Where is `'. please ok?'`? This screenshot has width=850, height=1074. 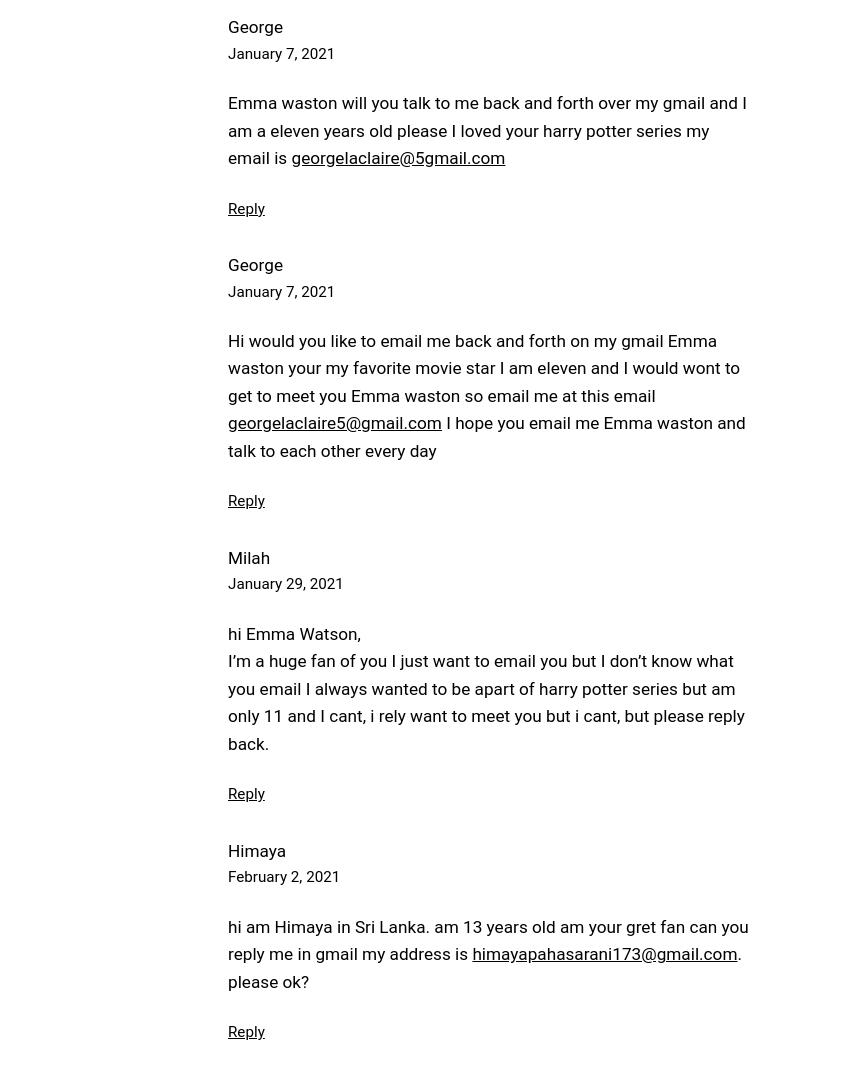
'. please ok?' is located at coordinates (227, 966).